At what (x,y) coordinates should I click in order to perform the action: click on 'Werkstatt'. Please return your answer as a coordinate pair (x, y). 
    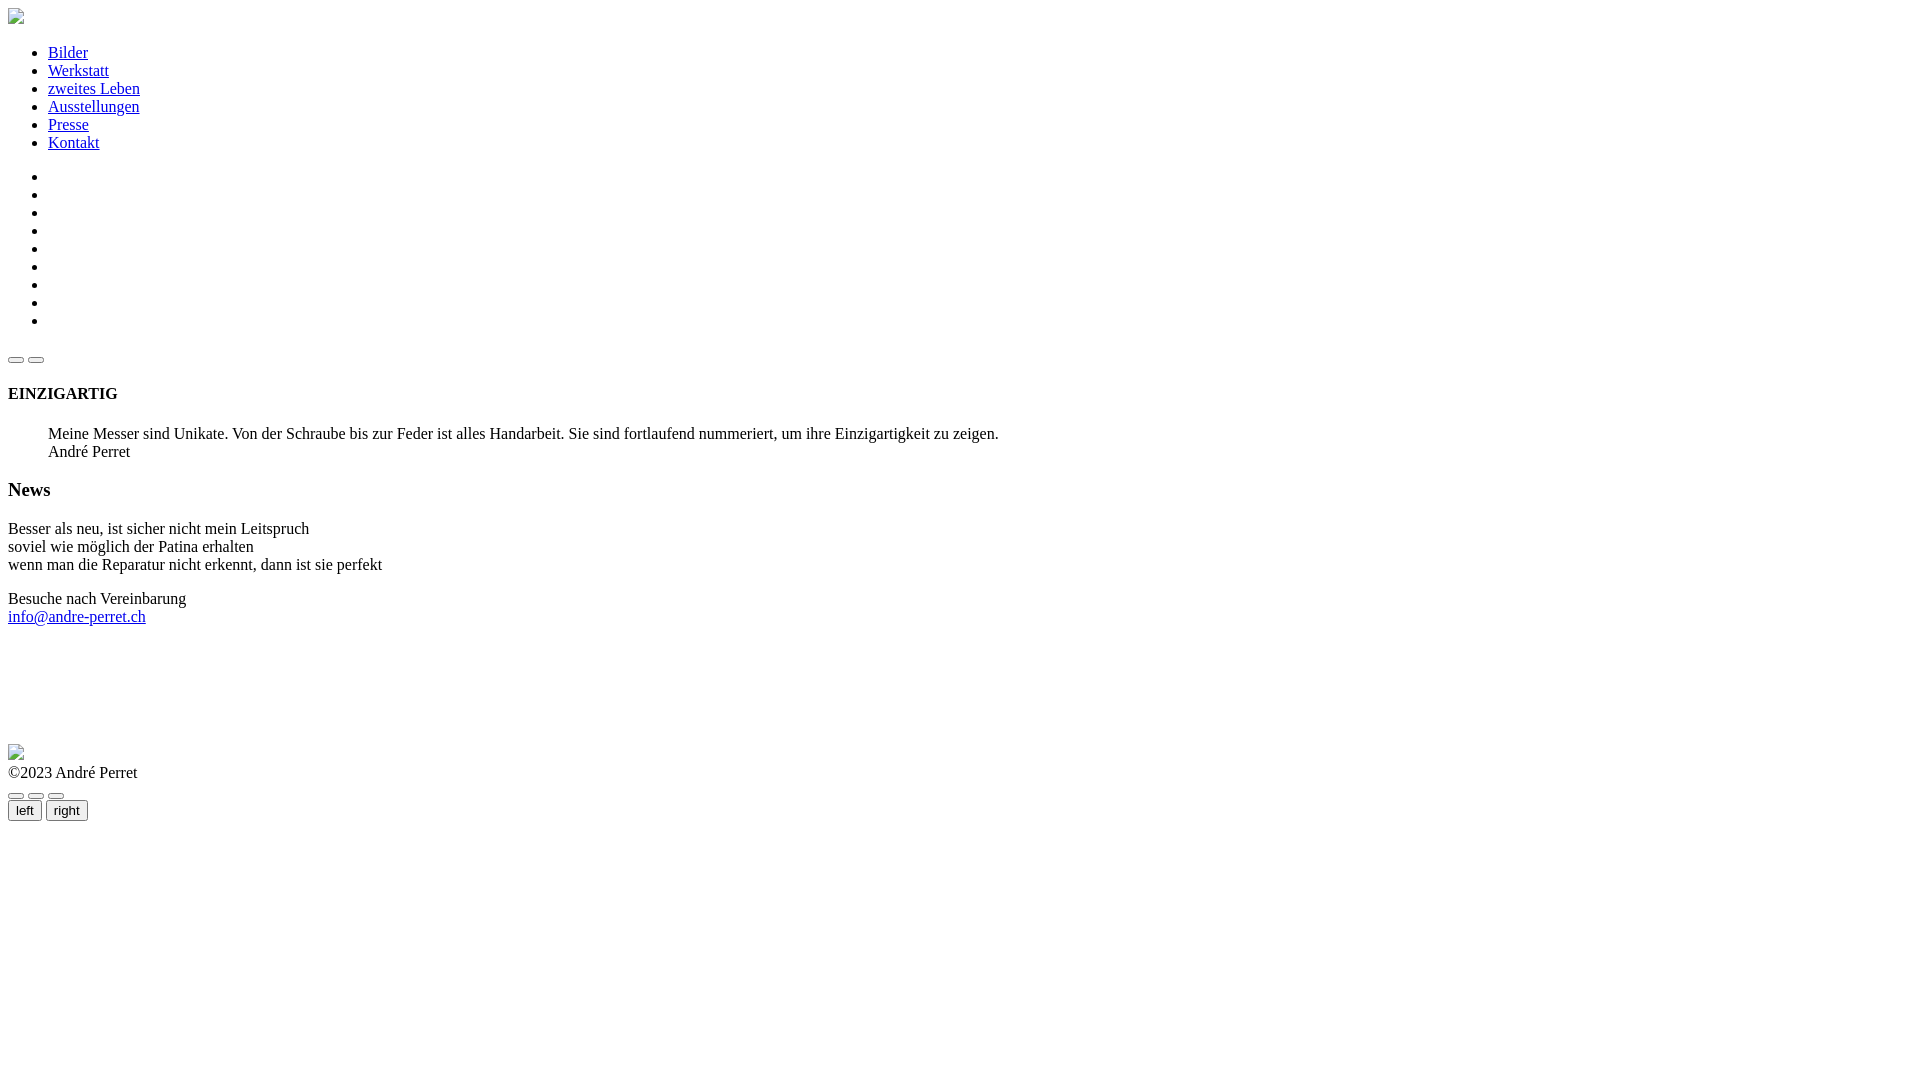
    Looking at the image, I should click on (78, 69).